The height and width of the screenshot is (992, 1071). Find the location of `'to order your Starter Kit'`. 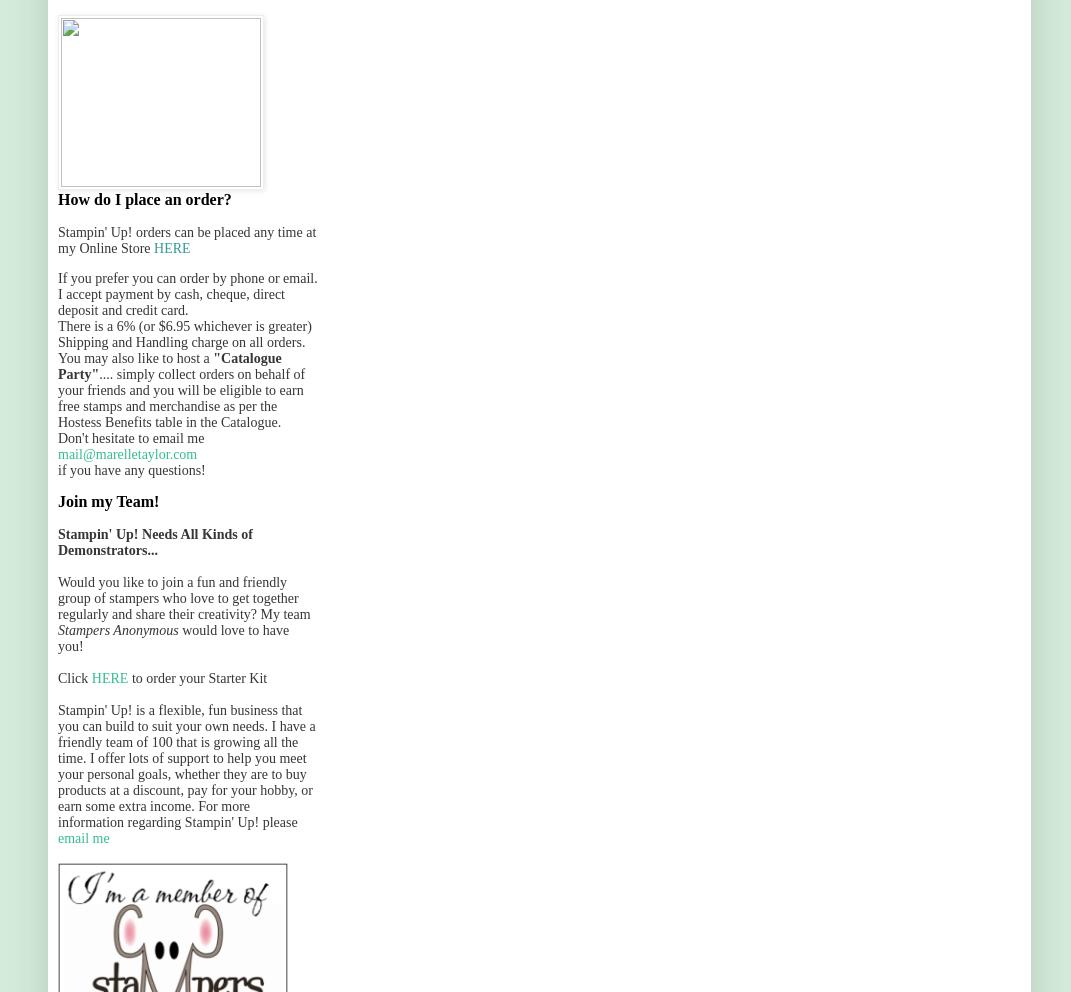

'to order your Starter Kit' is located at coordinates (196, 677).